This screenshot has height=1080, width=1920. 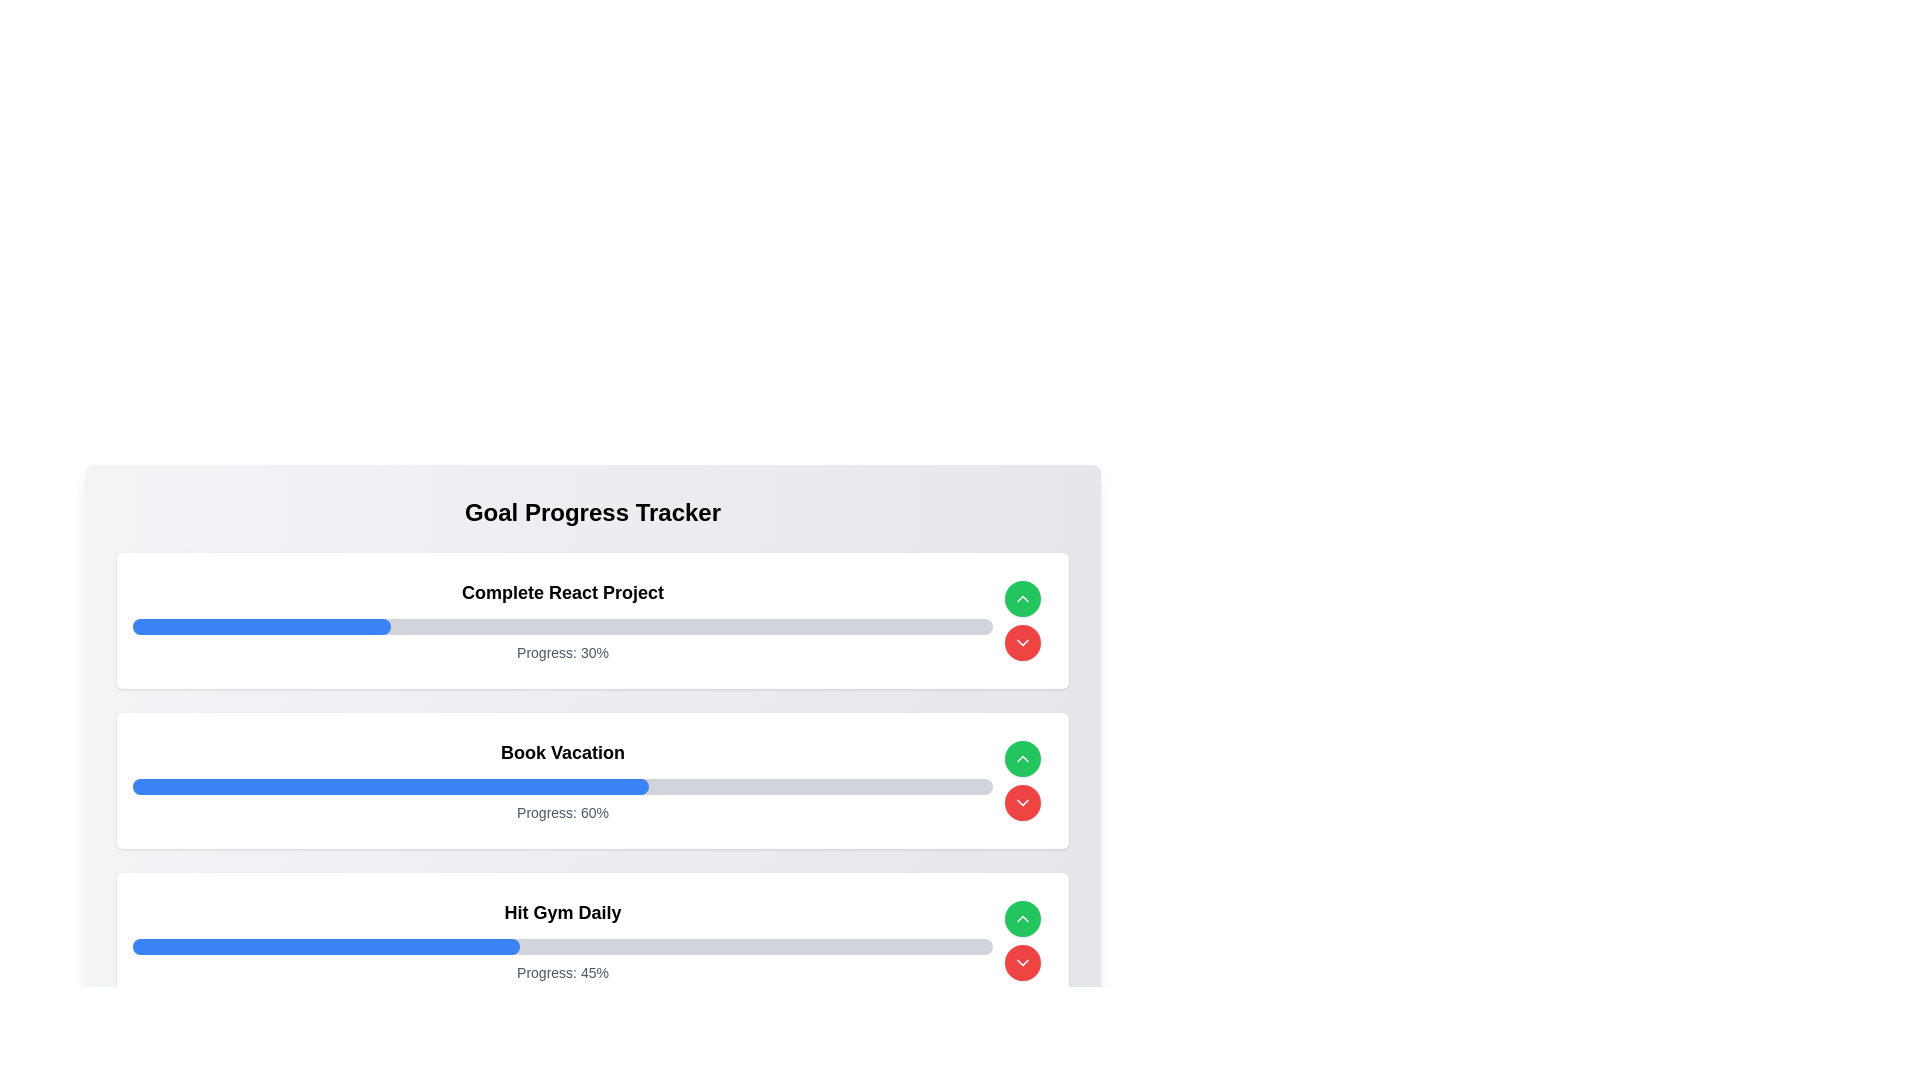 I want to click on the progress bar that visually displays the progress percentage (30%) for the task 'Complete React Project', so click(x=561, y=626).